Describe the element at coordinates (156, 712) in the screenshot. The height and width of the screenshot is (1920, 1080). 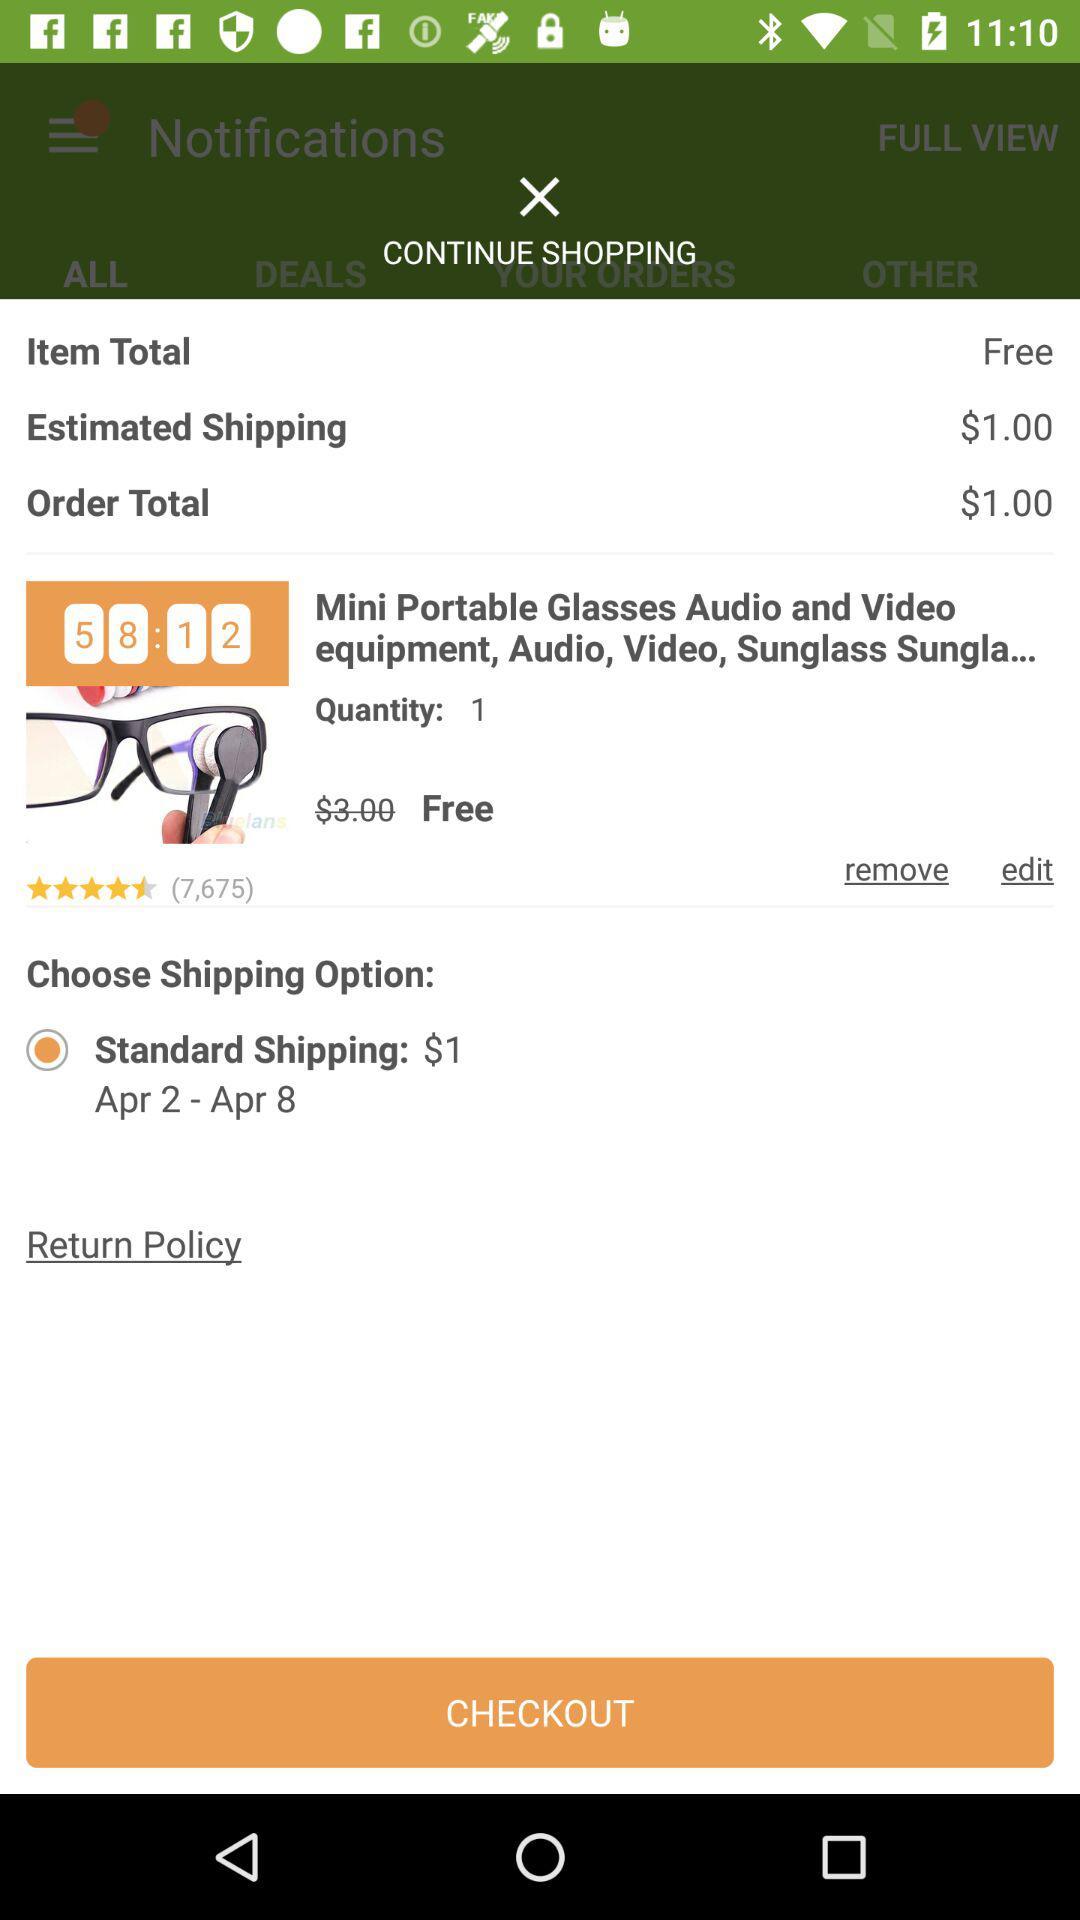
I see `item detail` at that location.